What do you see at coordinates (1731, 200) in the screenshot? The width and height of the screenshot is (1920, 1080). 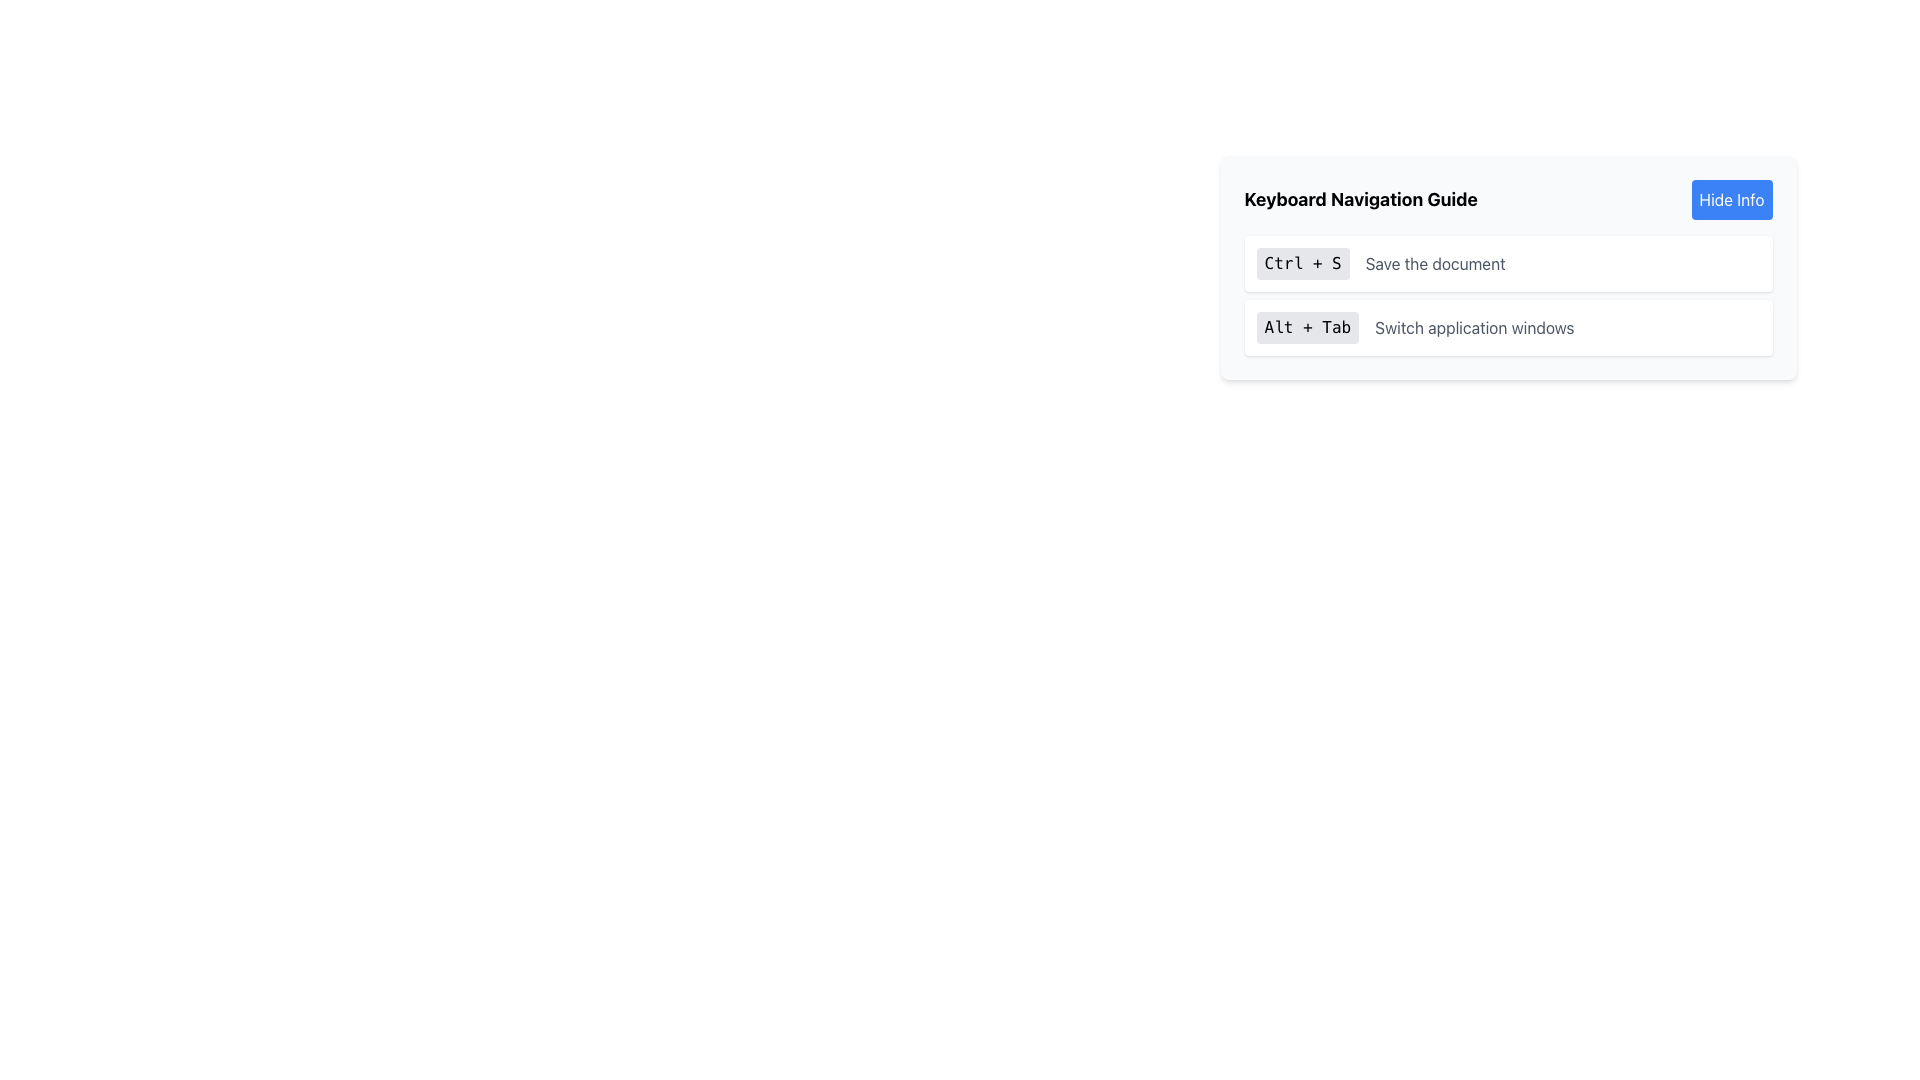 I see `the button located to the right of the 'Keyboard Navigation Guide' text to potentially view a visual effect` at bounding box center [1731, 200].